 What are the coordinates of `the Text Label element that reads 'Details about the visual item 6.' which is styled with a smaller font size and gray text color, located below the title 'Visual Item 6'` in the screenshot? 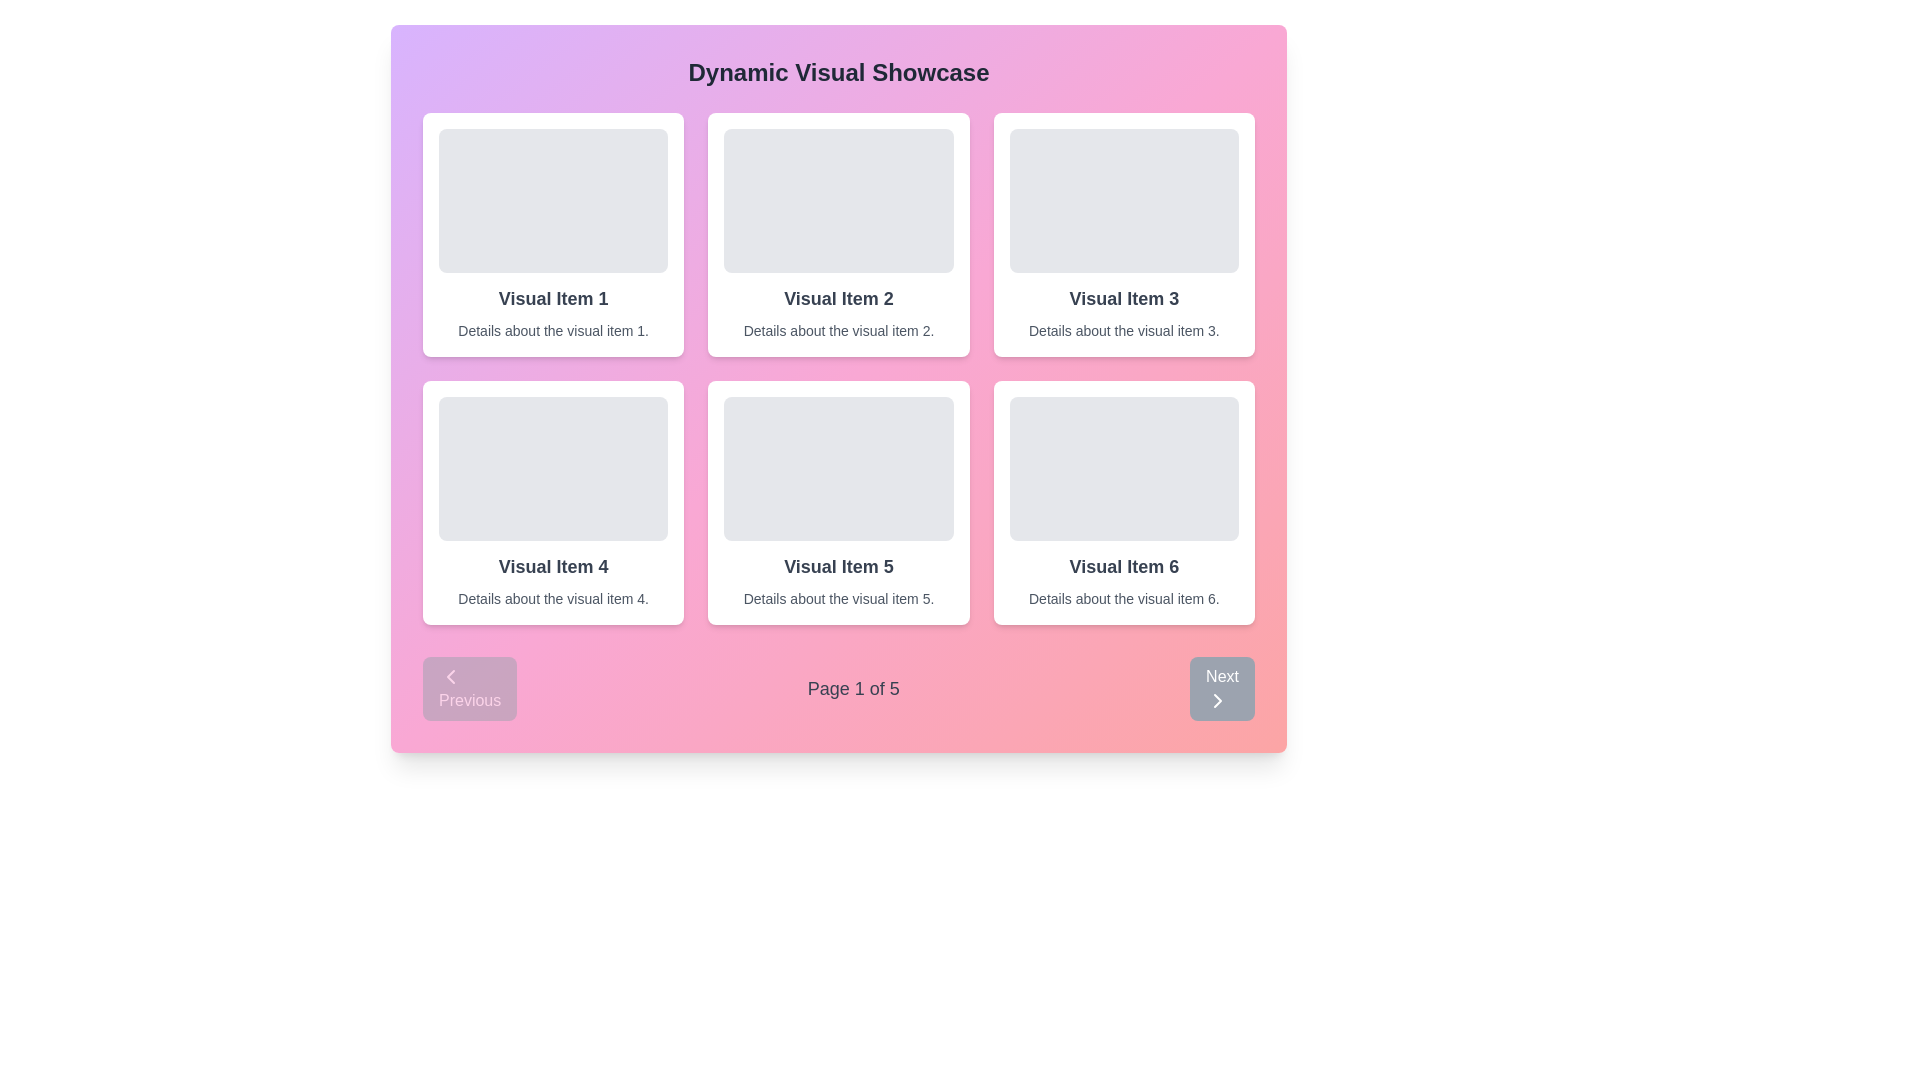 It's located at (1124, 597).